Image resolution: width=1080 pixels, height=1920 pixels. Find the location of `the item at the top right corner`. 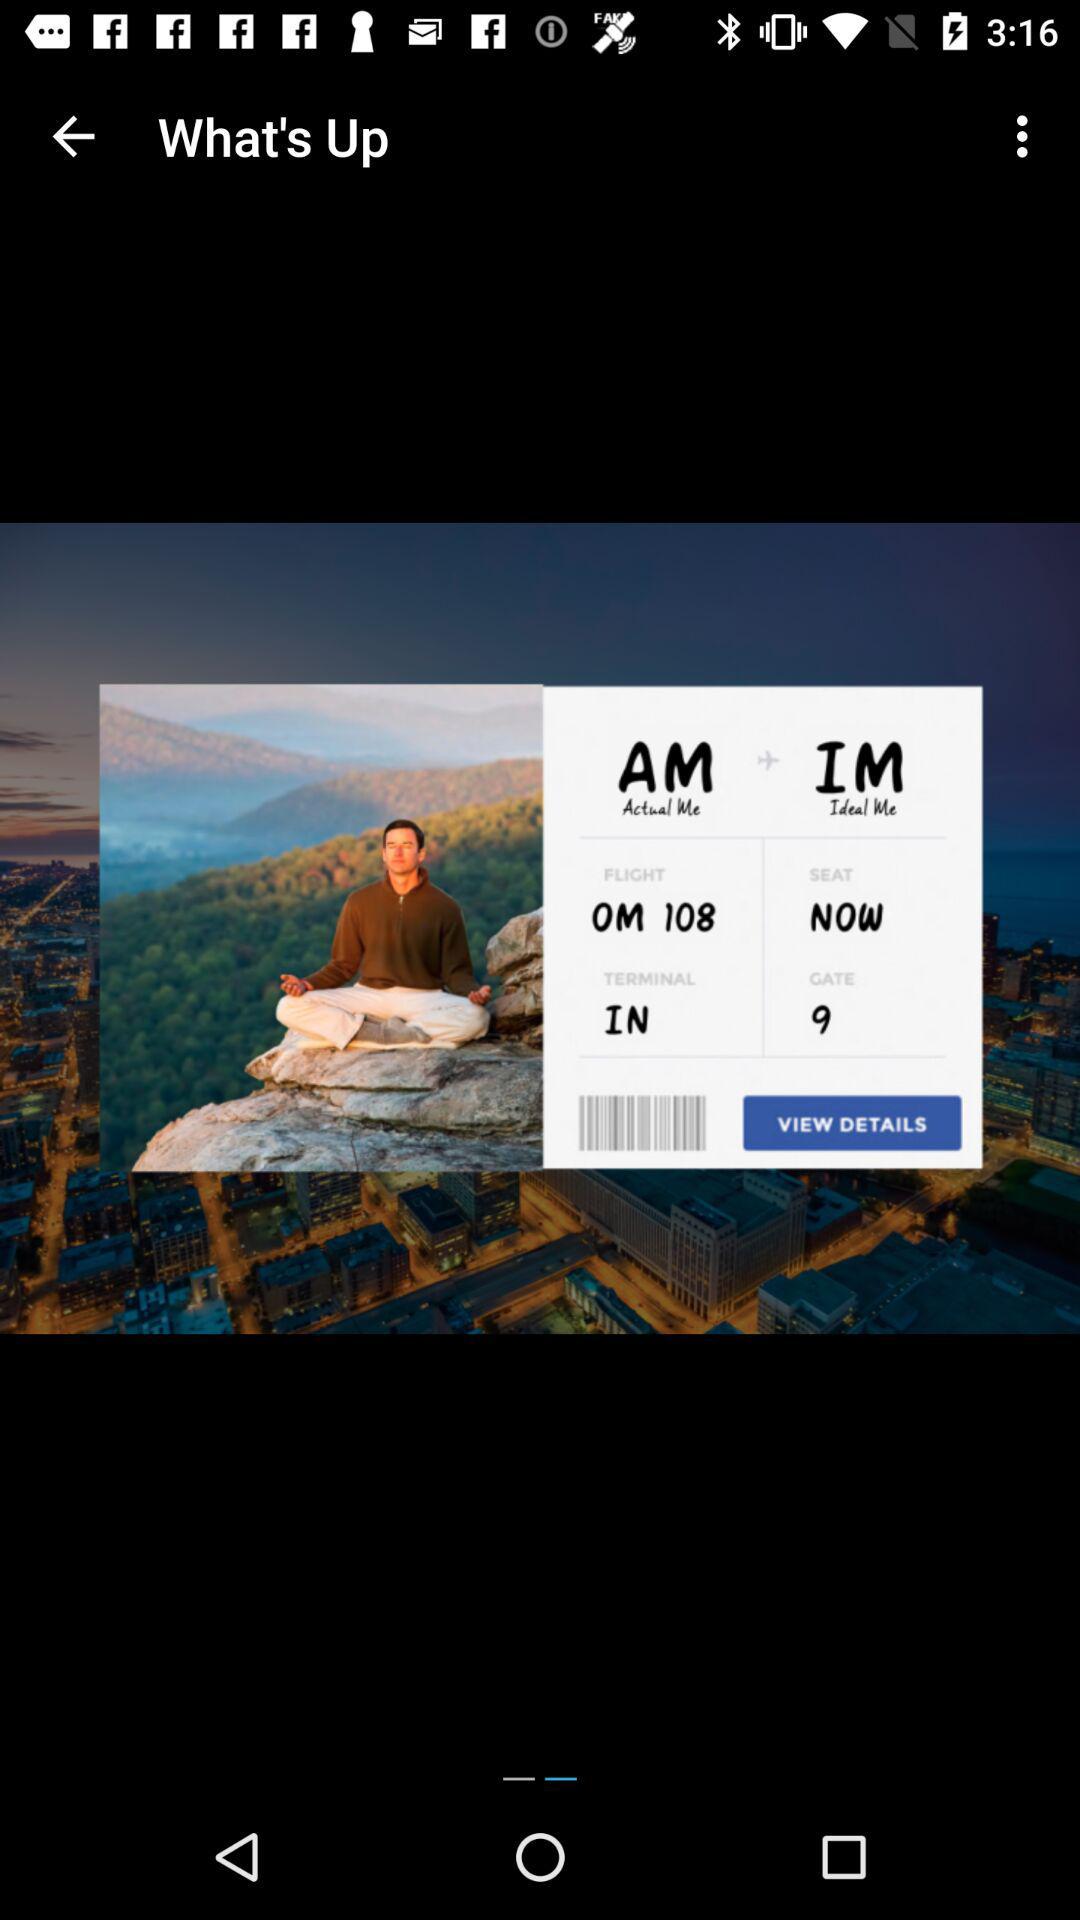

the item at the top right corner is located at coordinates (1027, 135).